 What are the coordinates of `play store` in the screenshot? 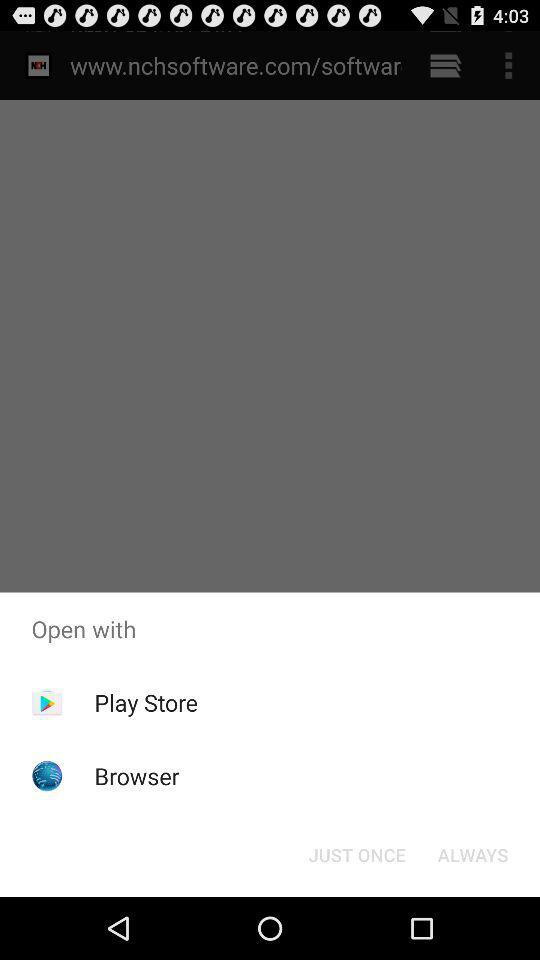 It's located at (145, 702).